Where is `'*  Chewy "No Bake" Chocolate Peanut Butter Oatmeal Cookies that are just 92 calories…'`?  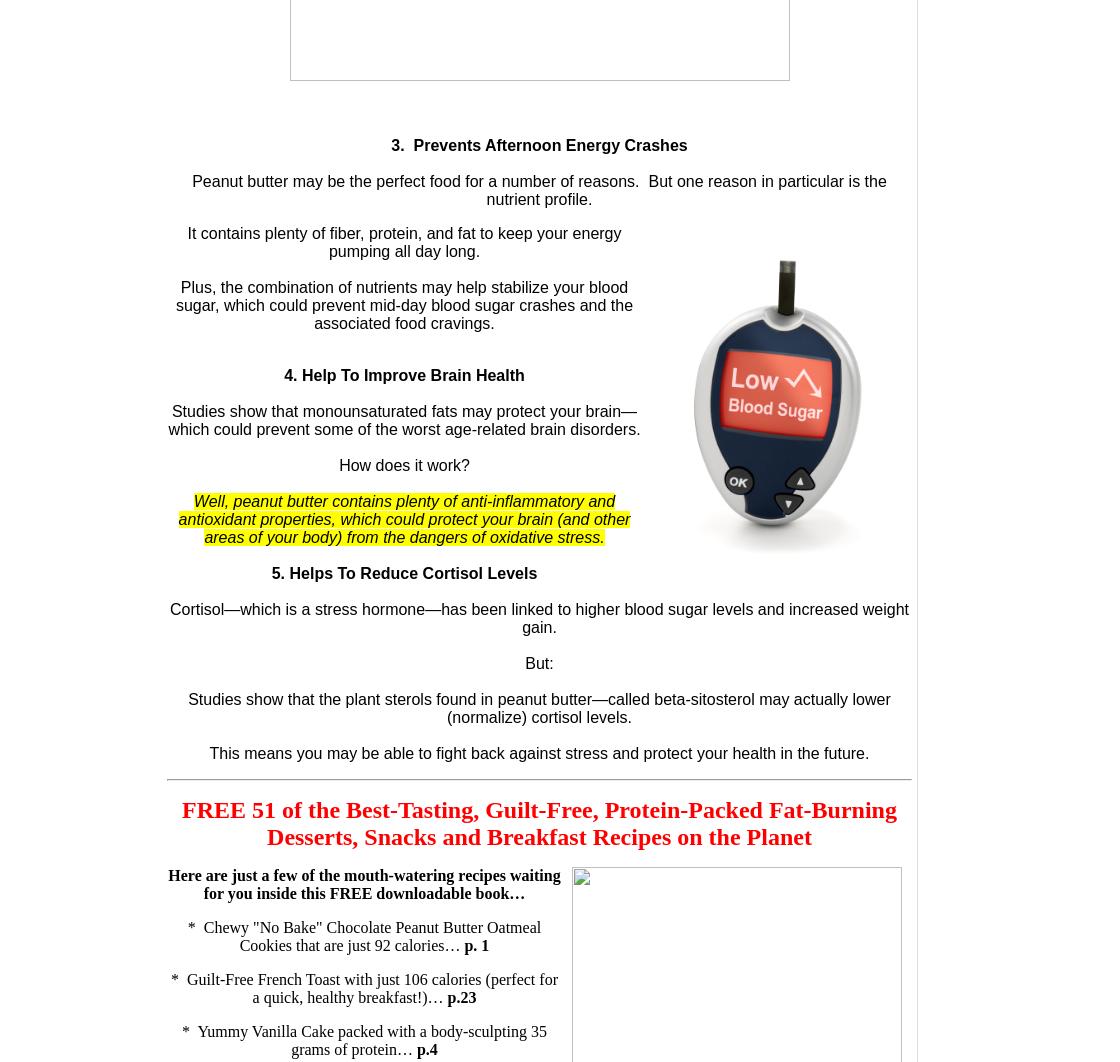
'*  Chewy "No Bake" Chocolate Peanut Butter Oatmeal Cookies that are just 92 calories…' is located at coordinates (187, 935).